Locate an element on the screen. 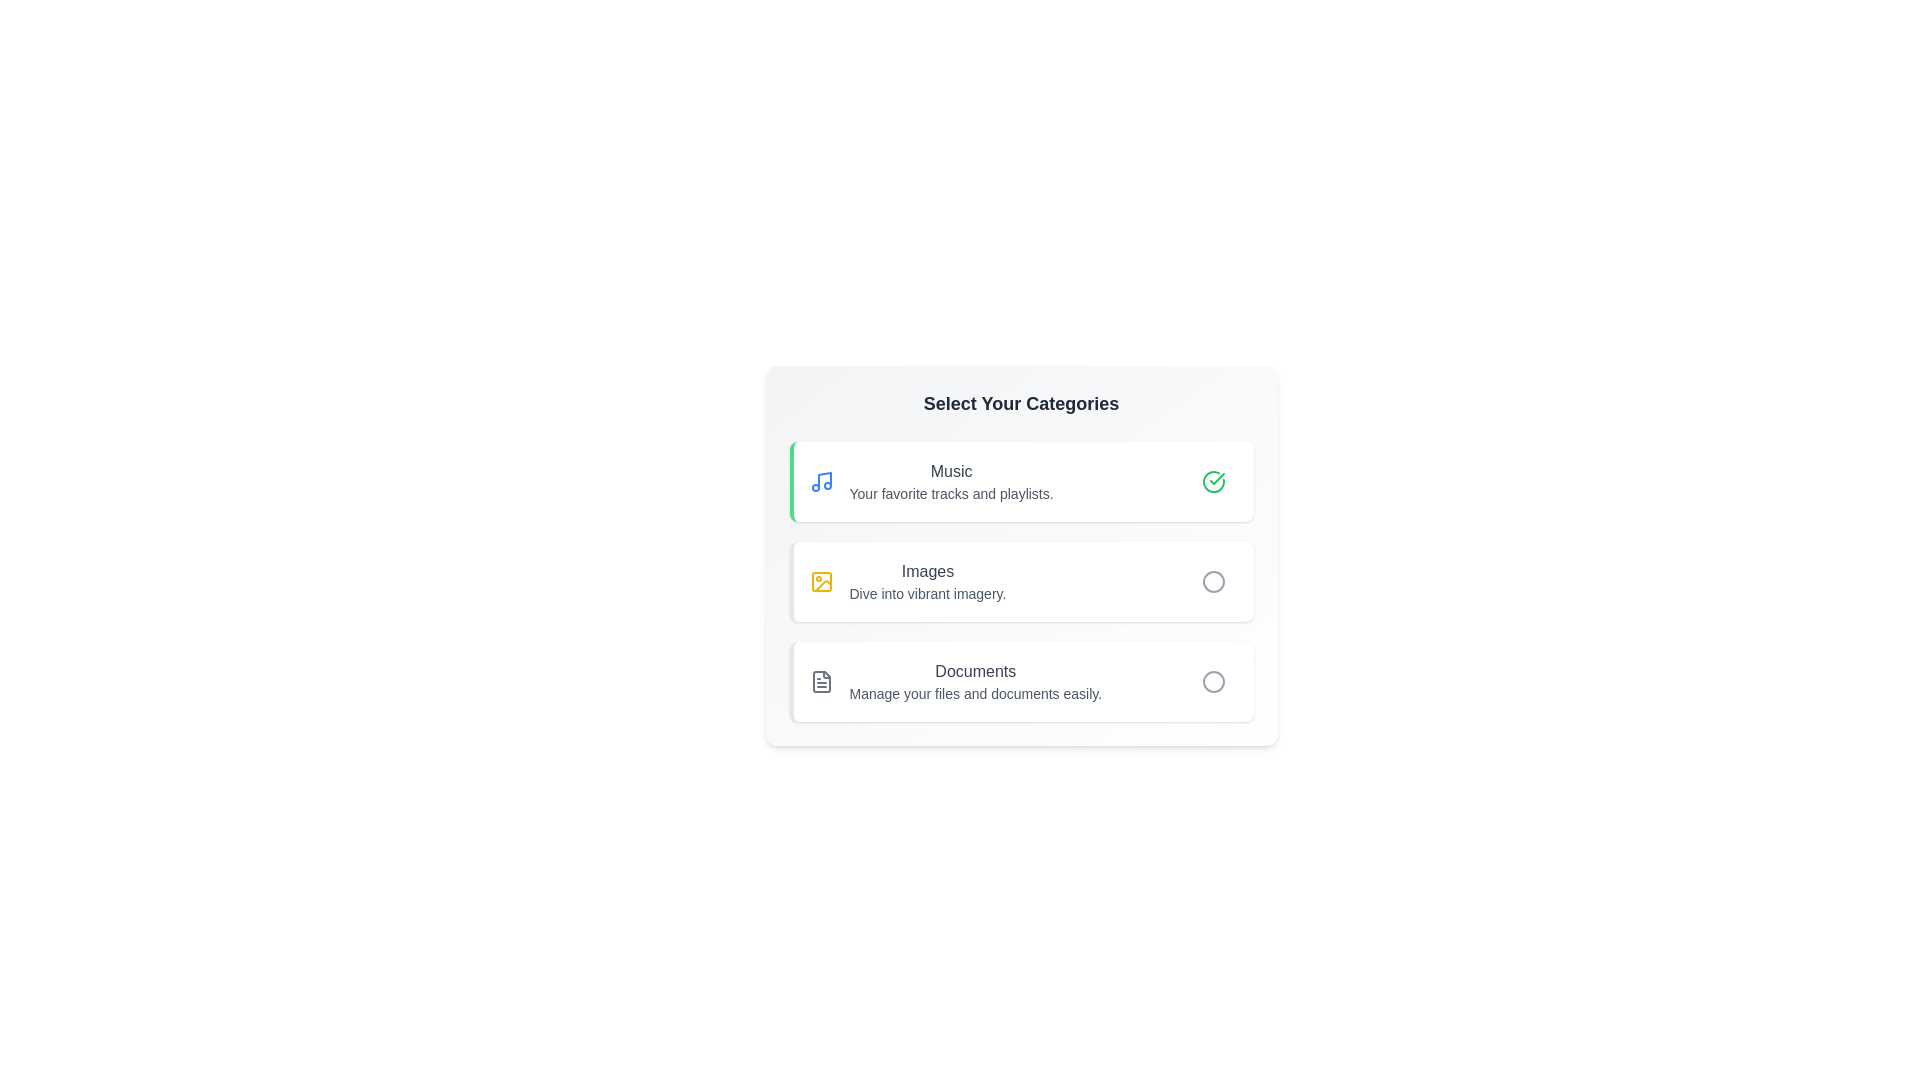 This screenshot has width=1920, height=1080. the category Images is located at coordinates (1021, 582).